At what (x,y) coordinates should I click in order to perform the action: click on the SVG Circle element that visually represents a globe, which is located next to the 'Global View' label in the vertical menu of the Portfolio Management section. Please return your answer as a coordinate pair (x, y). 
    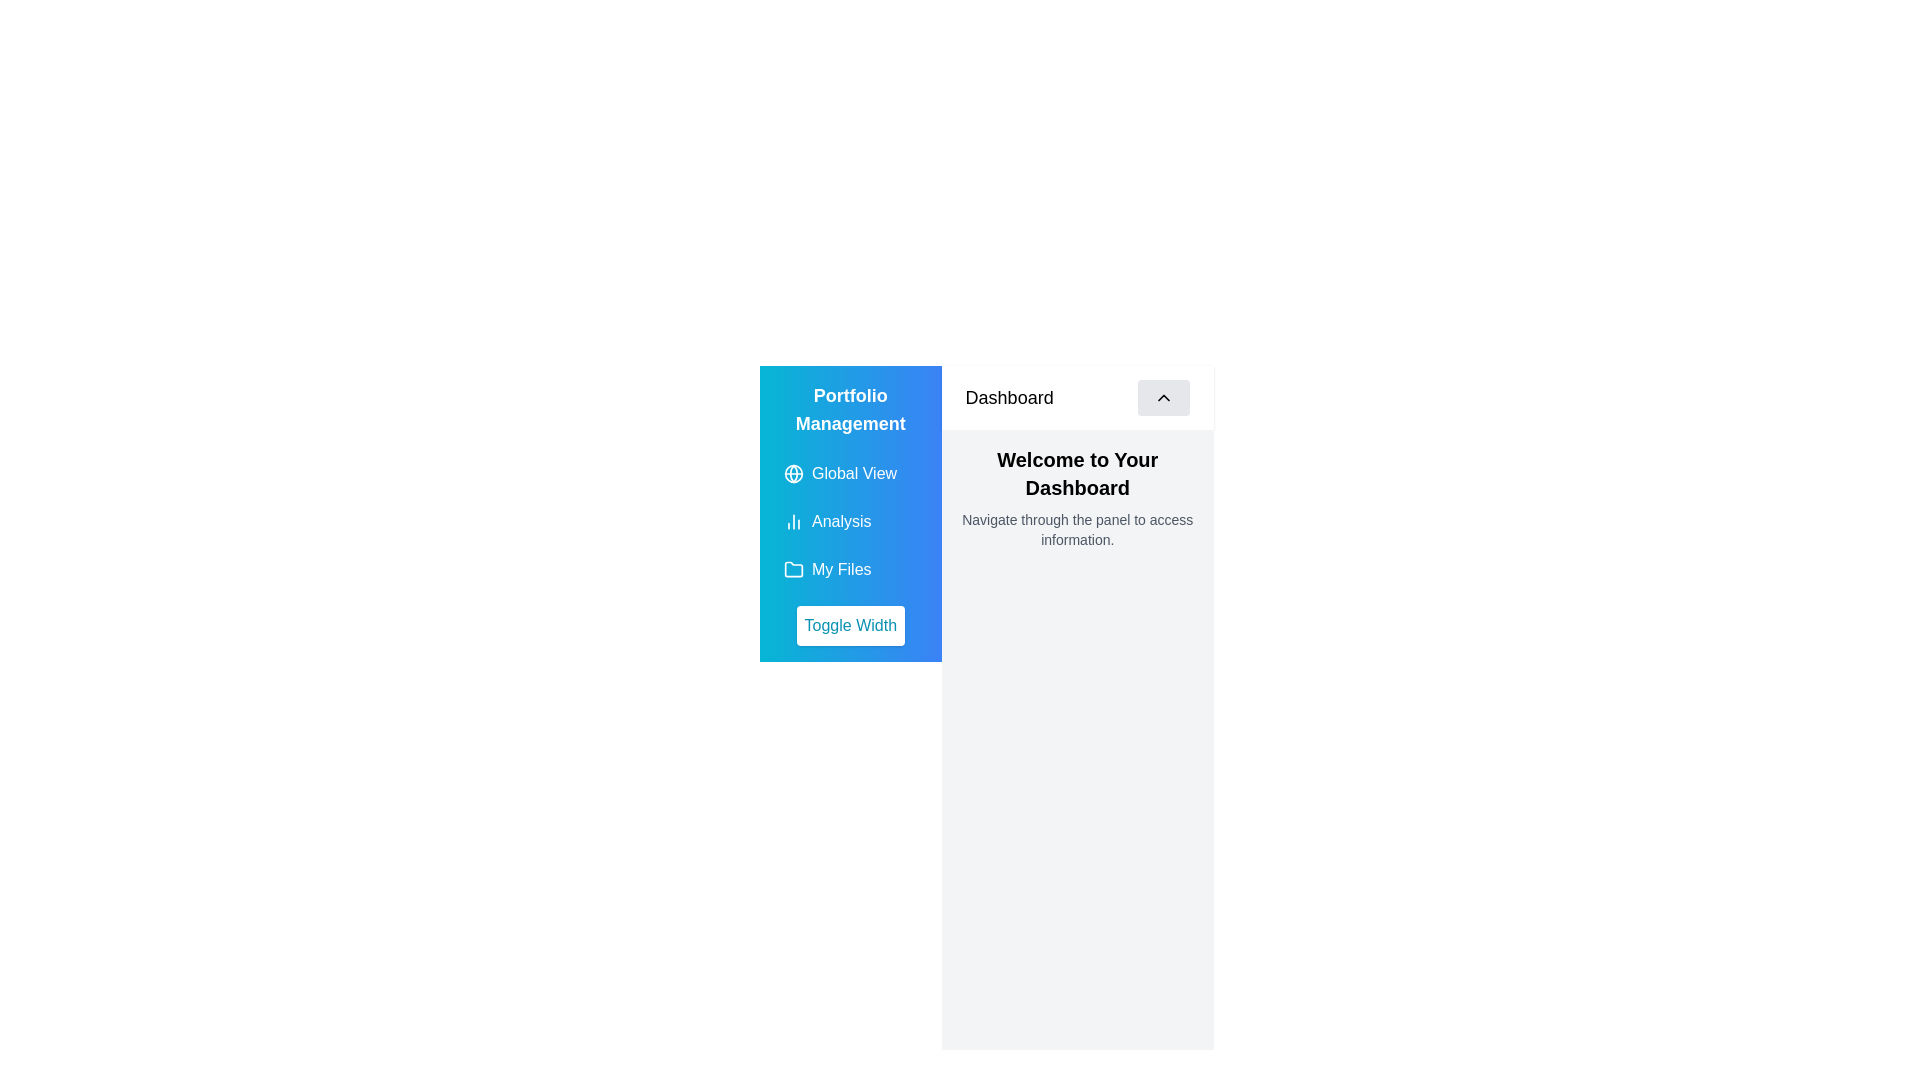
    Looking at the image, I should click on (792, 474).